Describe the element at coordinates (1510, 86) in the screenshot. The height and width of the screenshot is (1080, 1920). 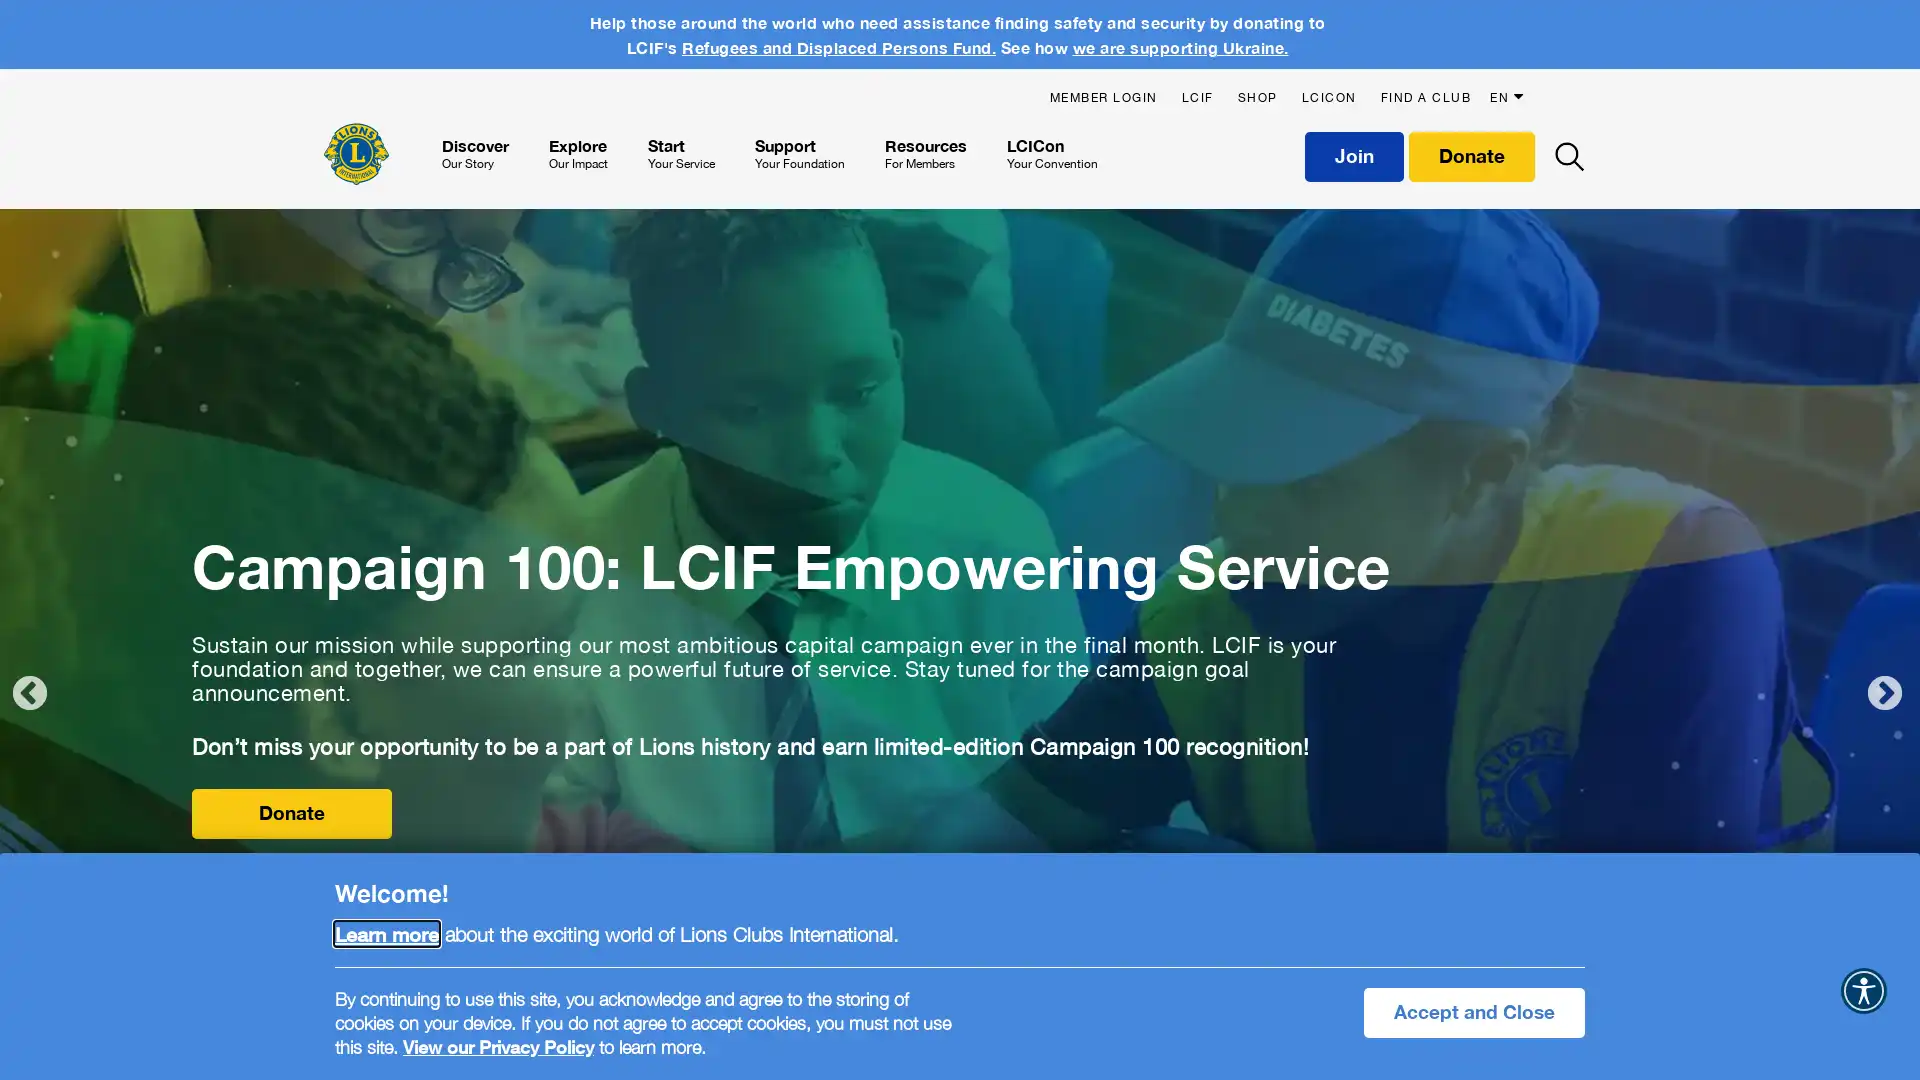
I see `EN` at that location.